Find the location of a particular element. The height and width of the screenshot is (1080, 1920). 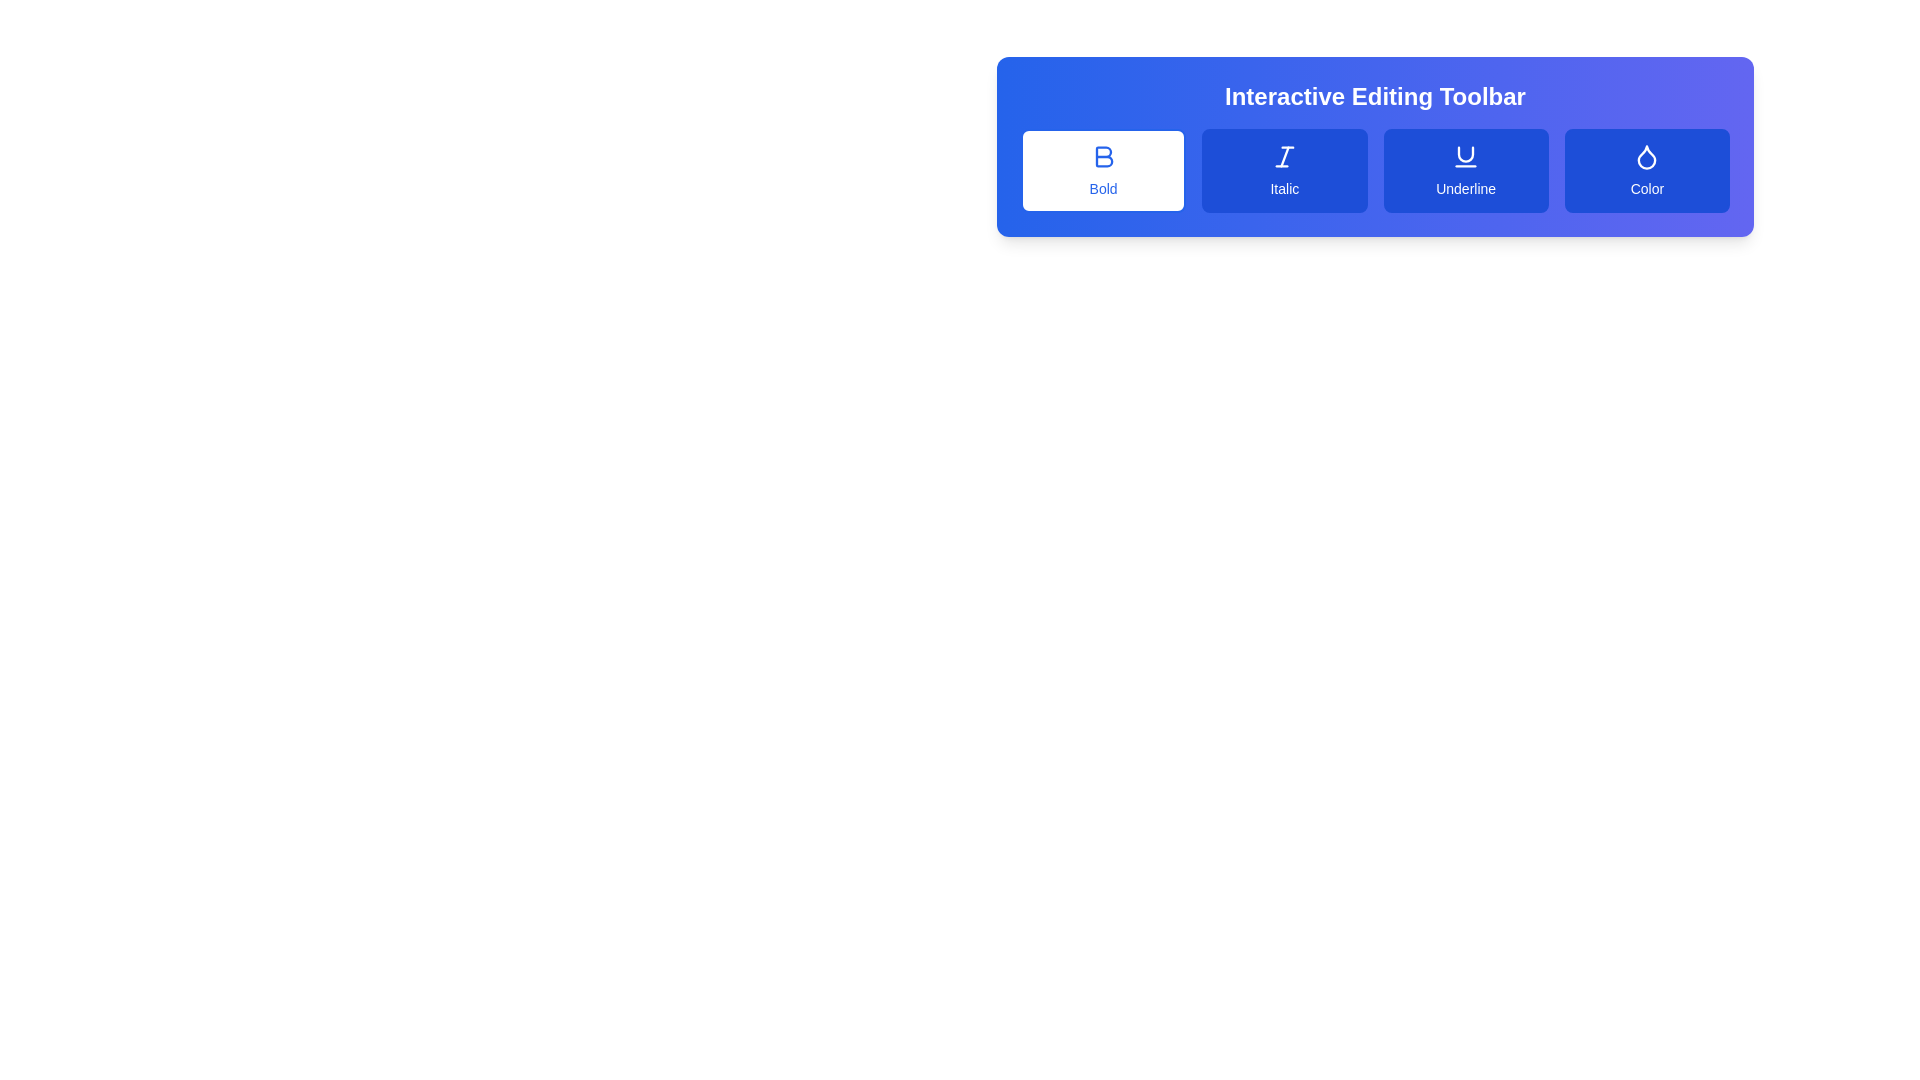

the horizontal toolbar with a gradient blue background that features options such as 'Bold', 'Italic', 'Underline', and 'Color' is located at coordinates (1374, 145).